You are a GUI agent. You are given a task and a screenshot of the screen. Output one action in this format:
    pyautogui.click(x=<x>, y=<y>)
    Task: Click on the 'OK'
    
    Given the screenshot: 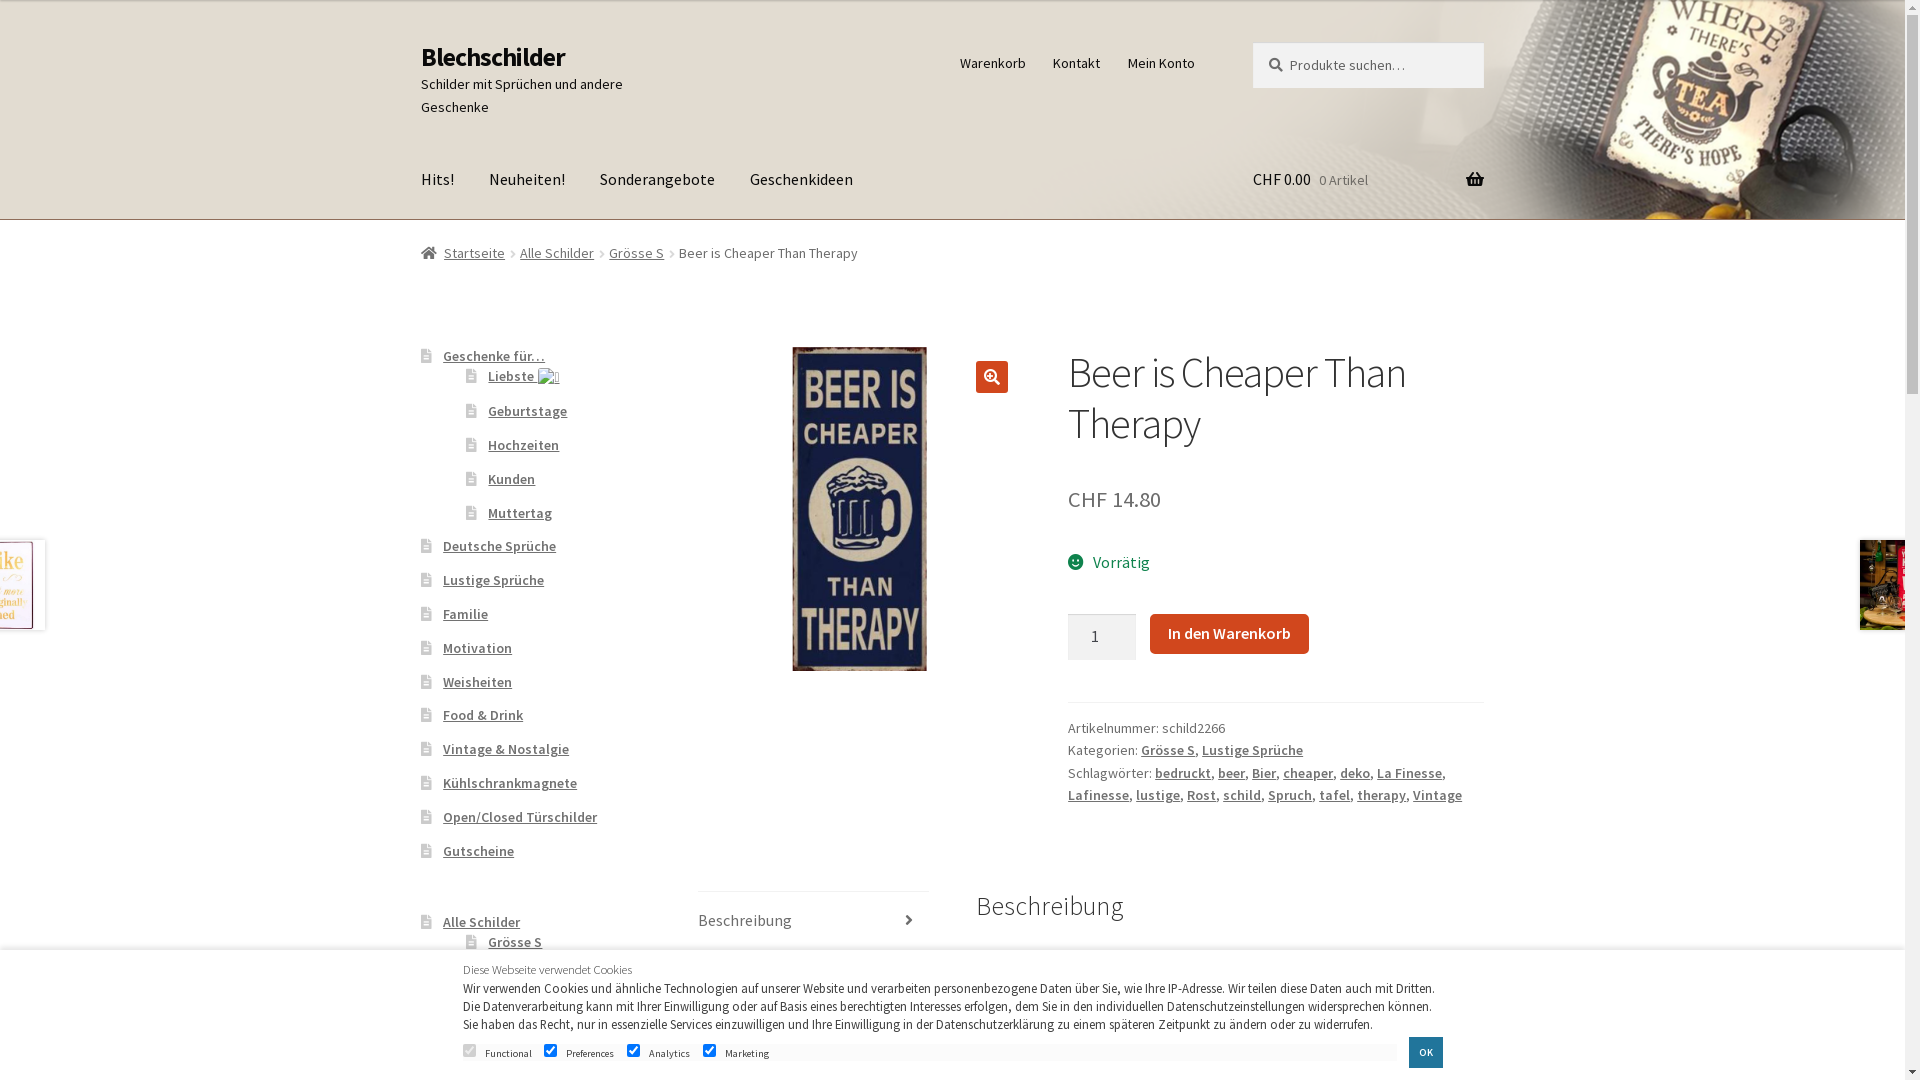 What is the action you would take?
    pyautogui.click(x=1408, y=1051)
    